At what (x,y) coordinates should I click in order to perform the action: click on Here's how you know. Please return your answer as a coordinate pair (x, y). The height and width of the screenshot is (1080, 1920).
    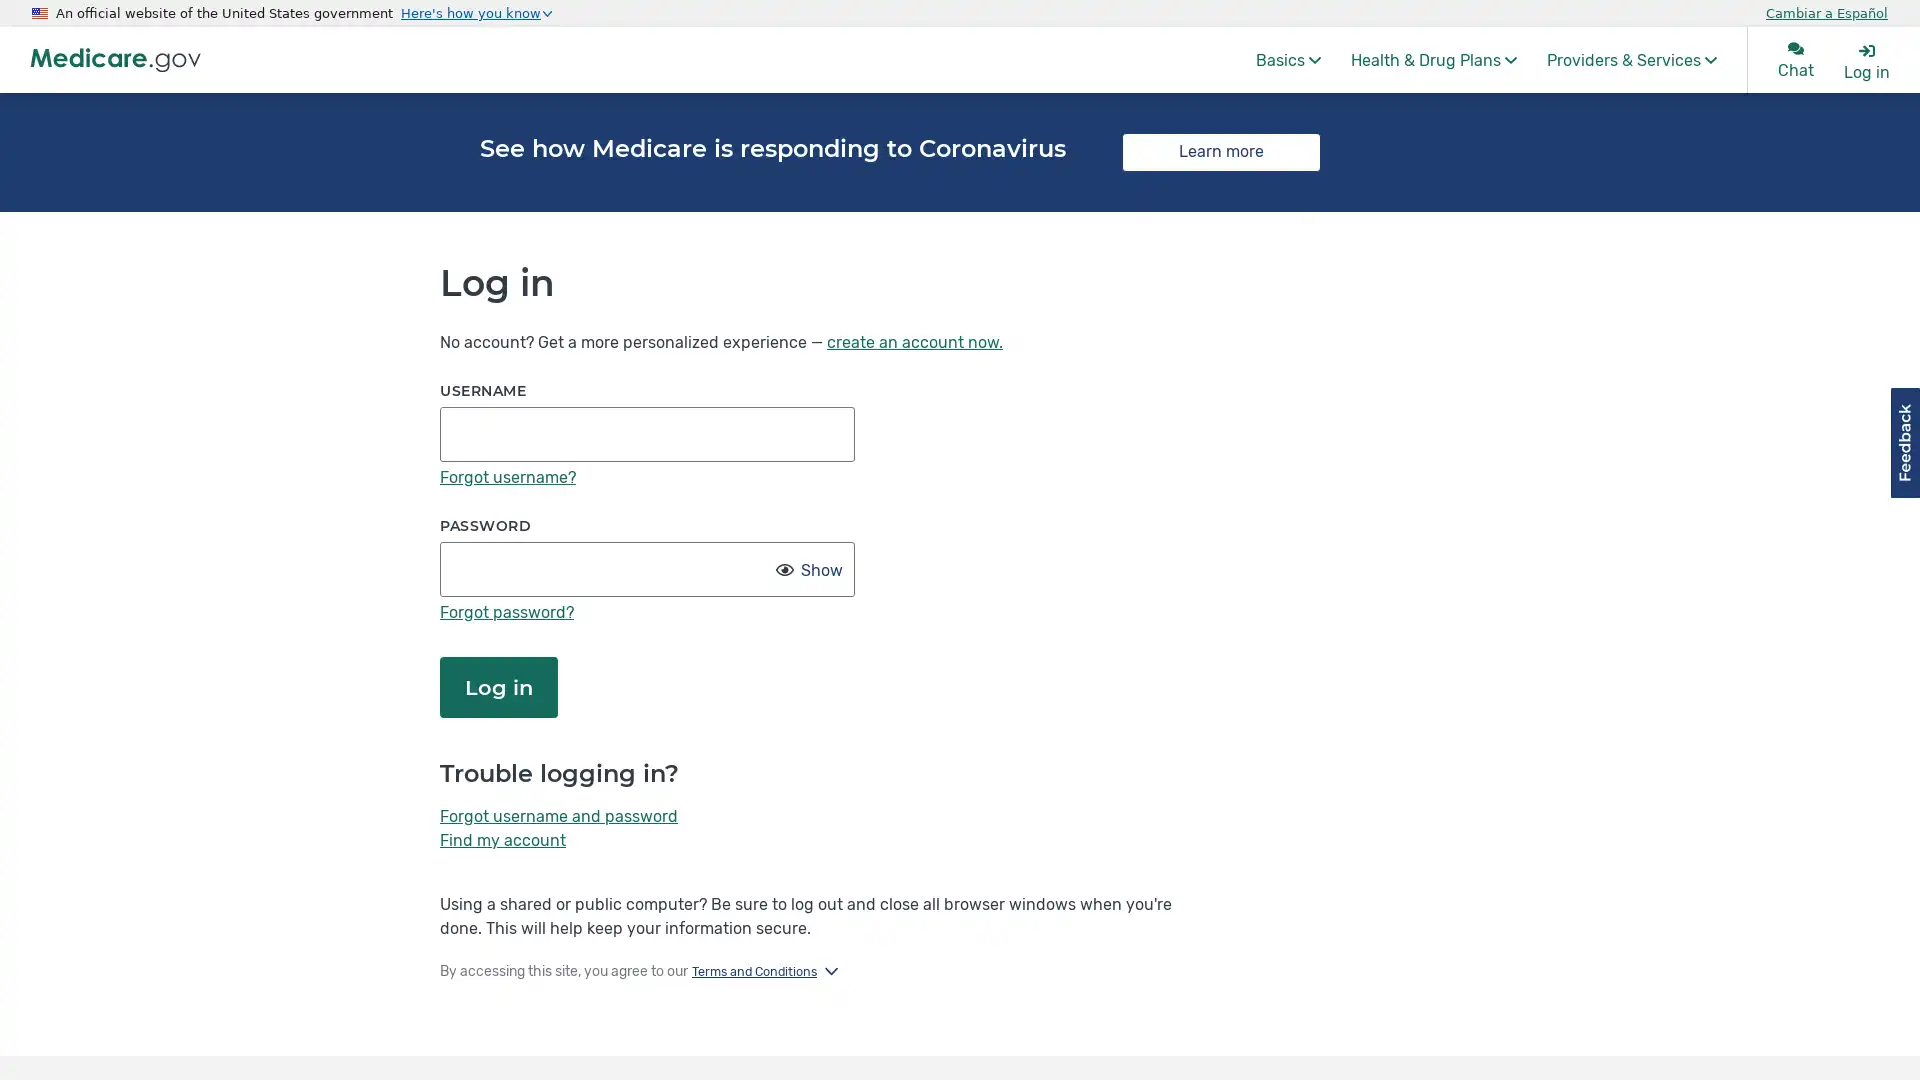
    Looking at the image, I should click on (475, 12).